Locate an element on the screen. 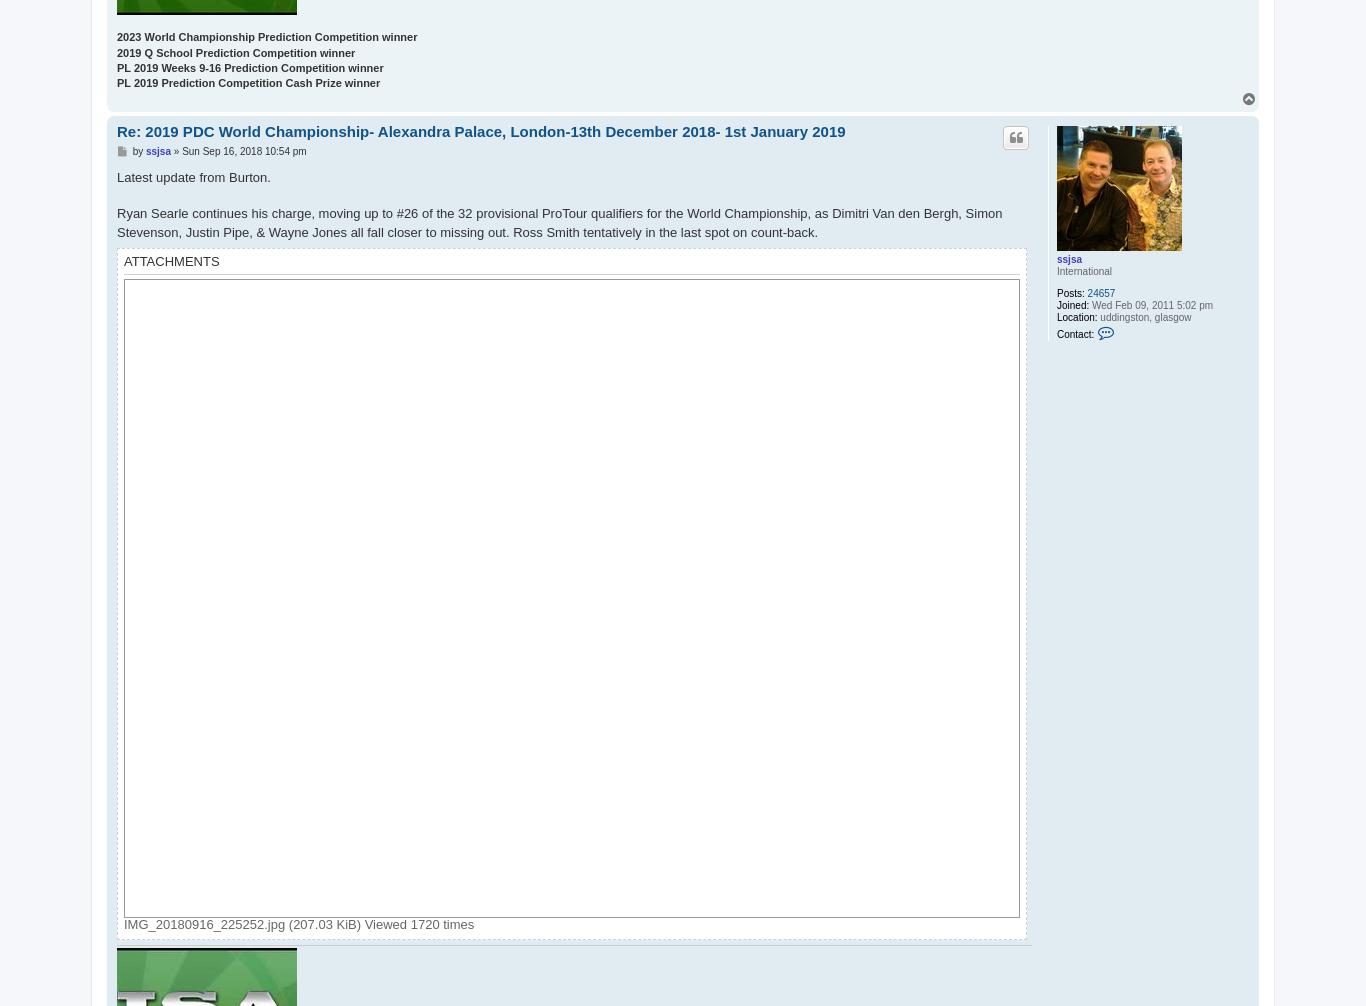  'IMG_20180916_225252.jpg (207.03 KiB) Viewed 1720 times' is located at coordinates (123, 923).